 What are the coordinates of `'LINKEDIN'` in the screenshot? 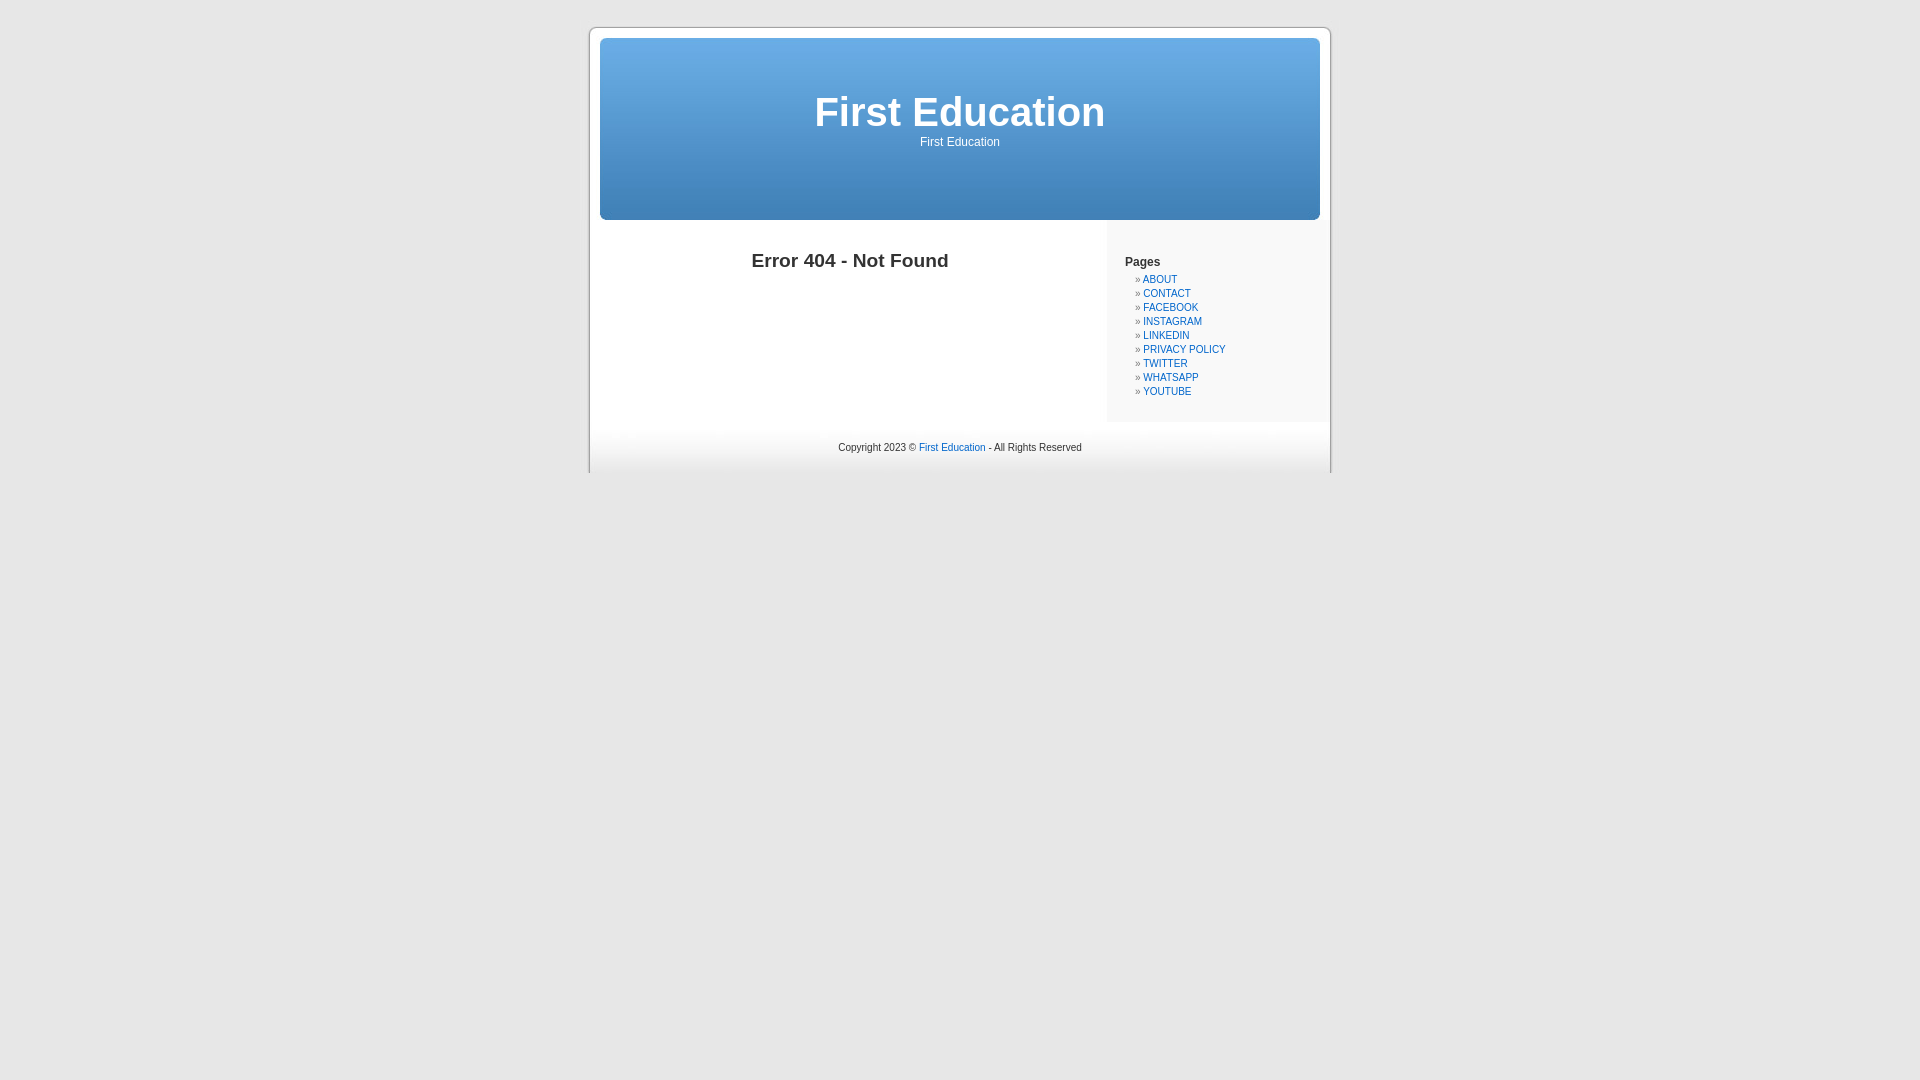 It's located at (1166, 334).